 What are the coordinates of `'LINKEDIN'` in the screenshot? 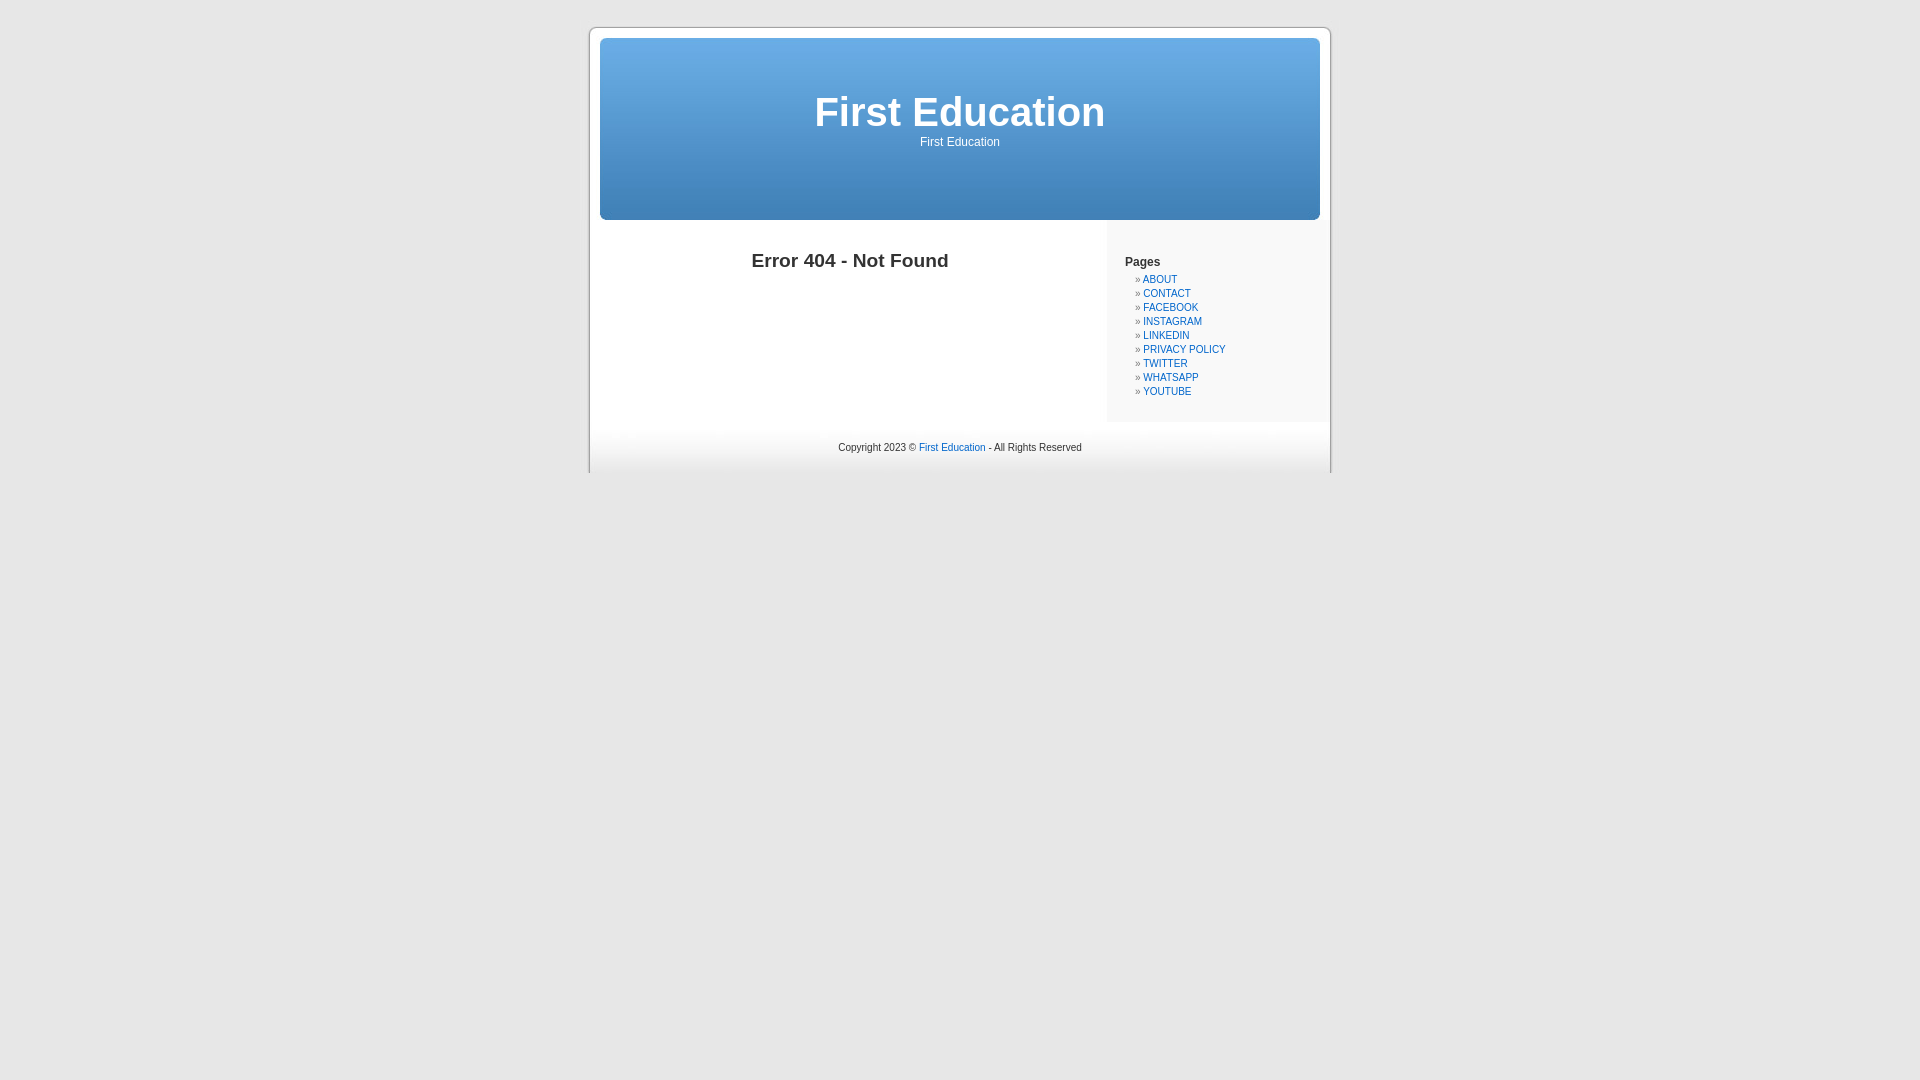 It's located at (1166, 334).